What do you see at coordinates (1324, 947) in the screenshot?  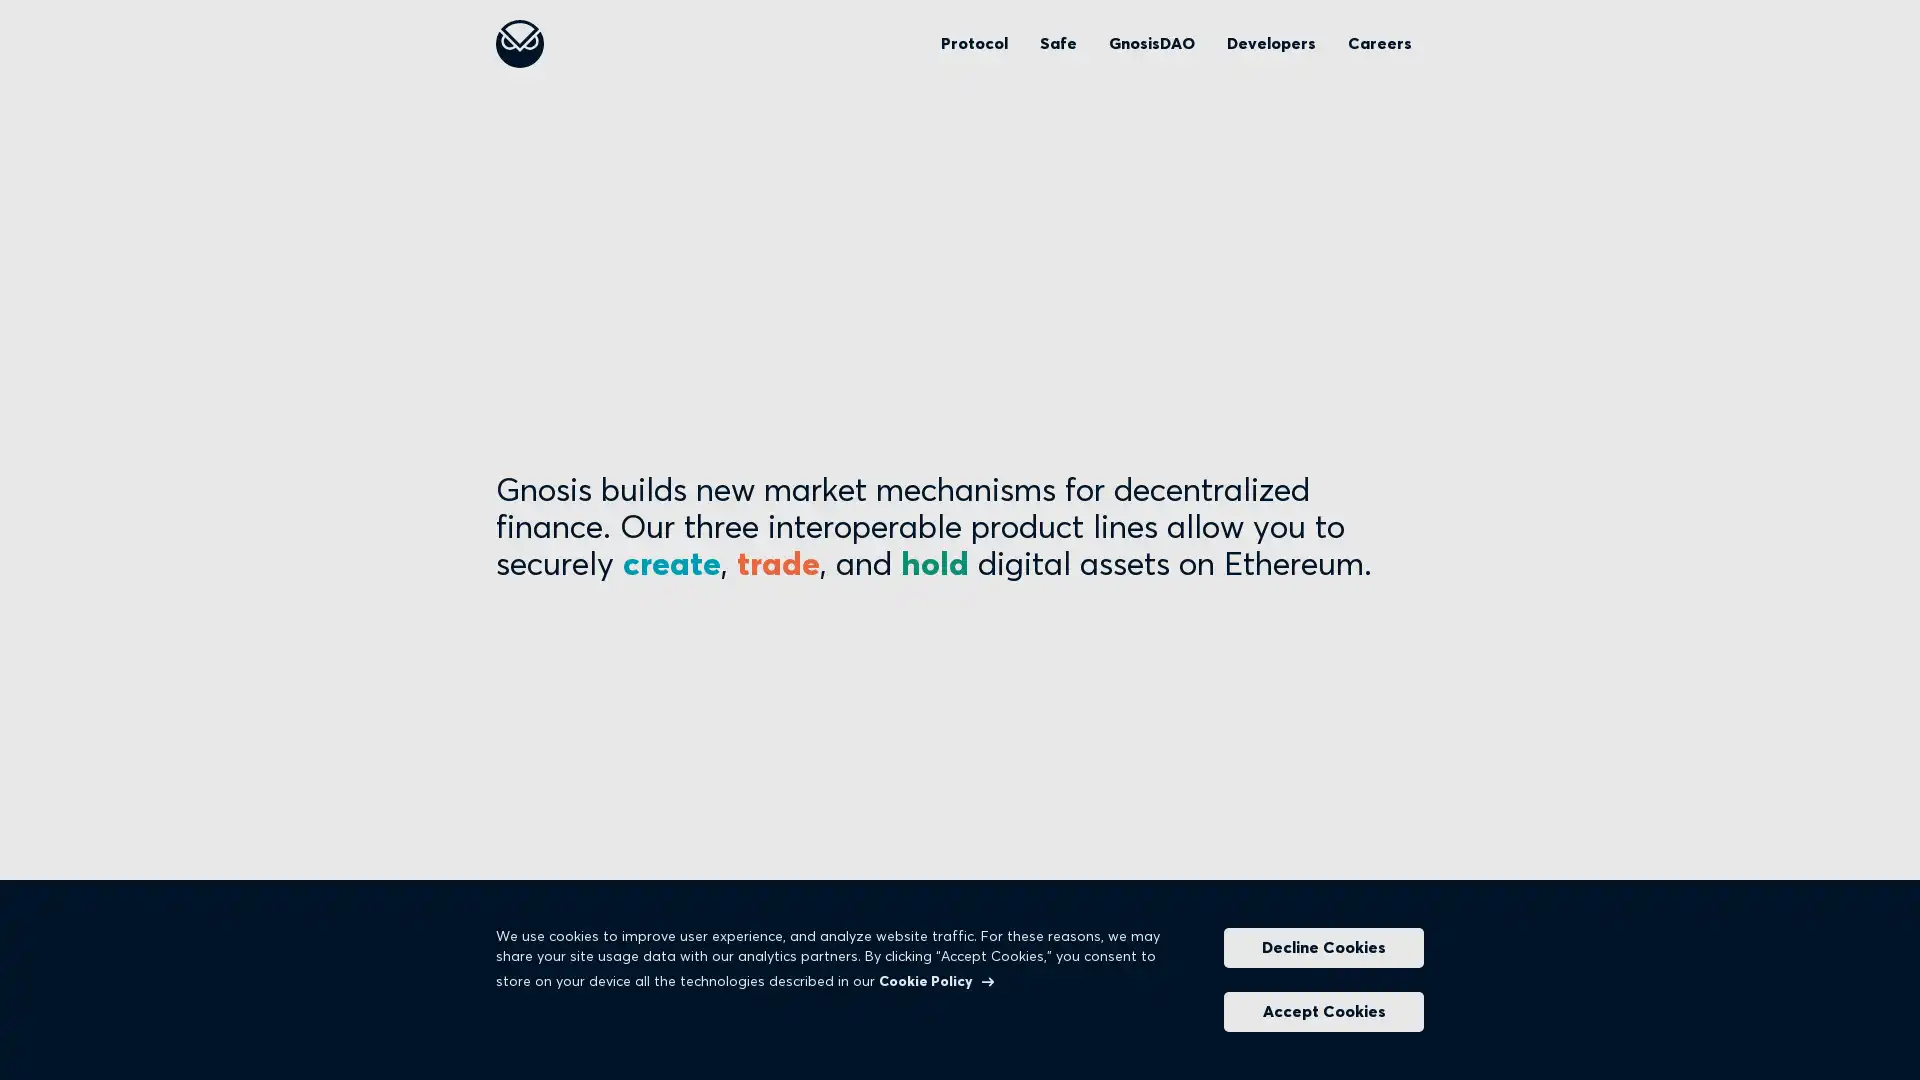 I see `Decline Cookies` at bounding box center [1324, 947].